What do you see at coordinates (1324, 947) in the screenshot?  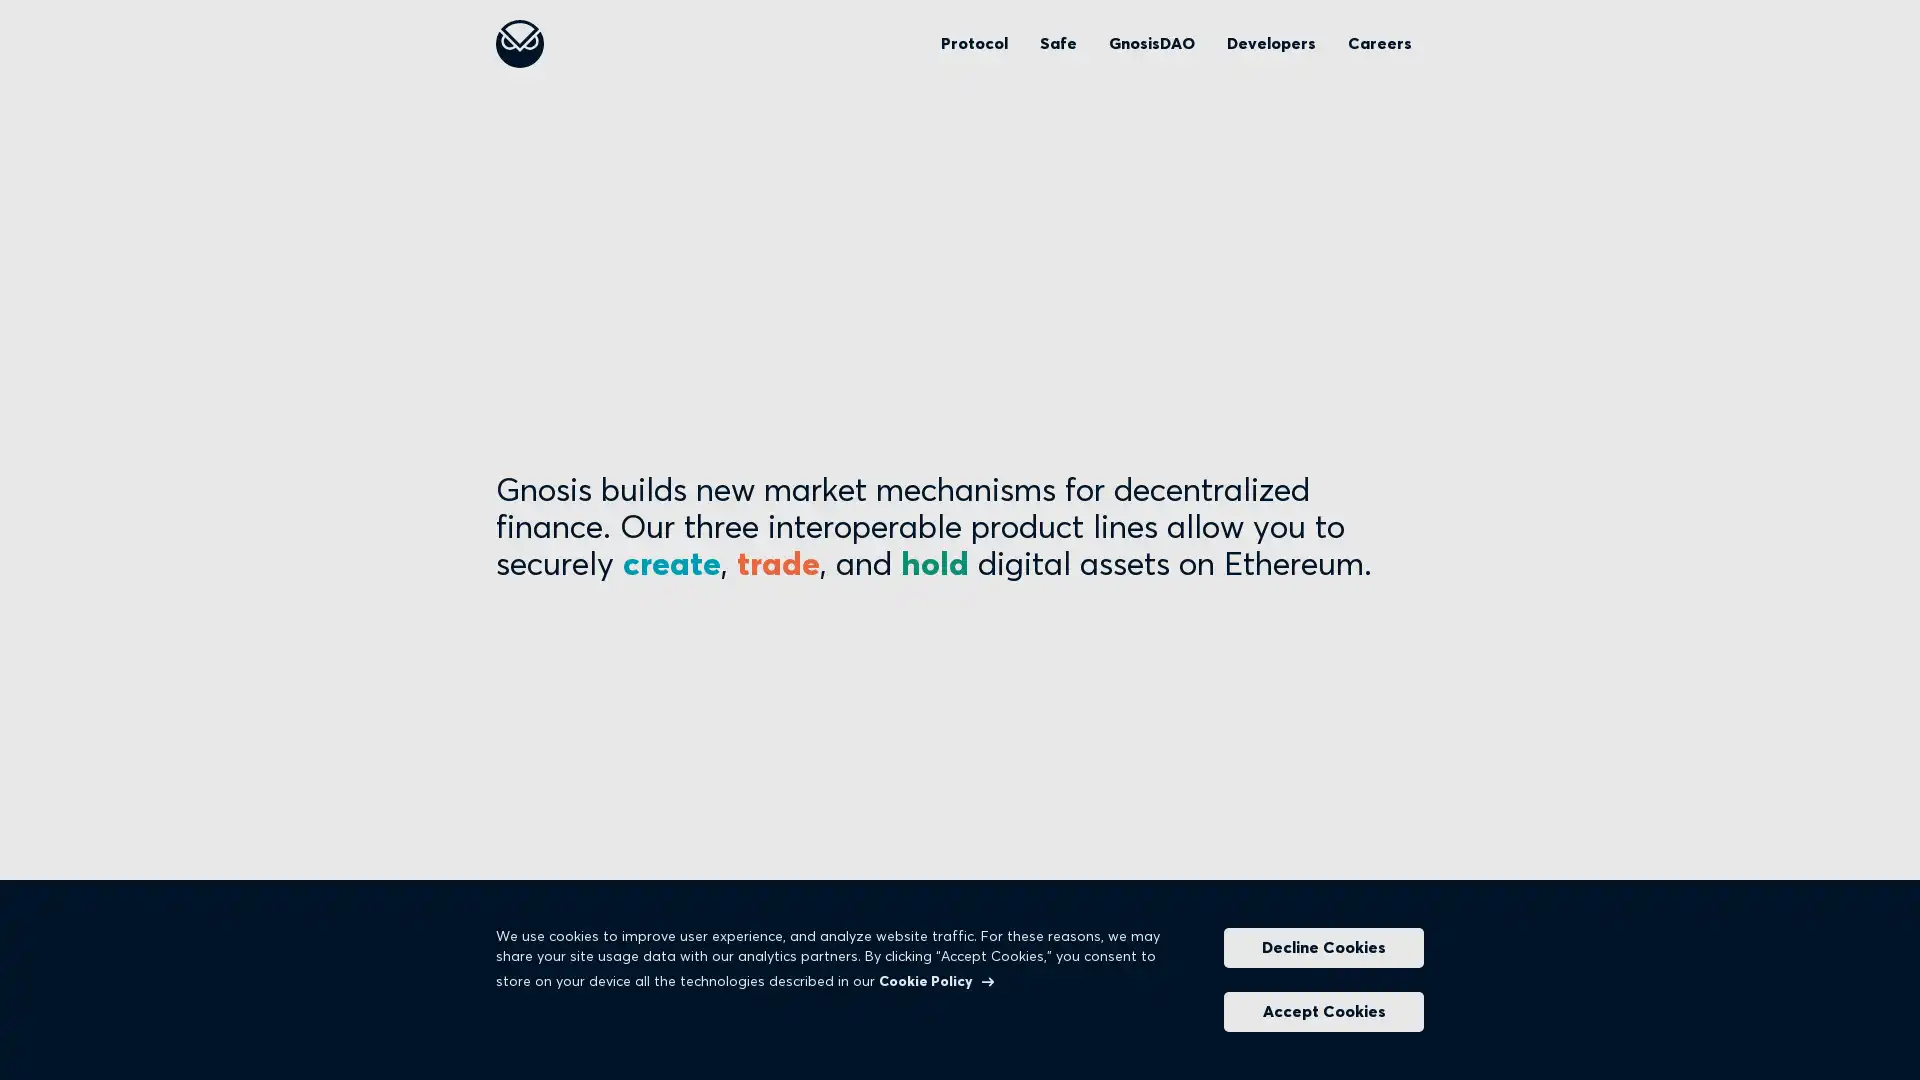 I see `Decline Cookies` at bounding box center [1324, 947].